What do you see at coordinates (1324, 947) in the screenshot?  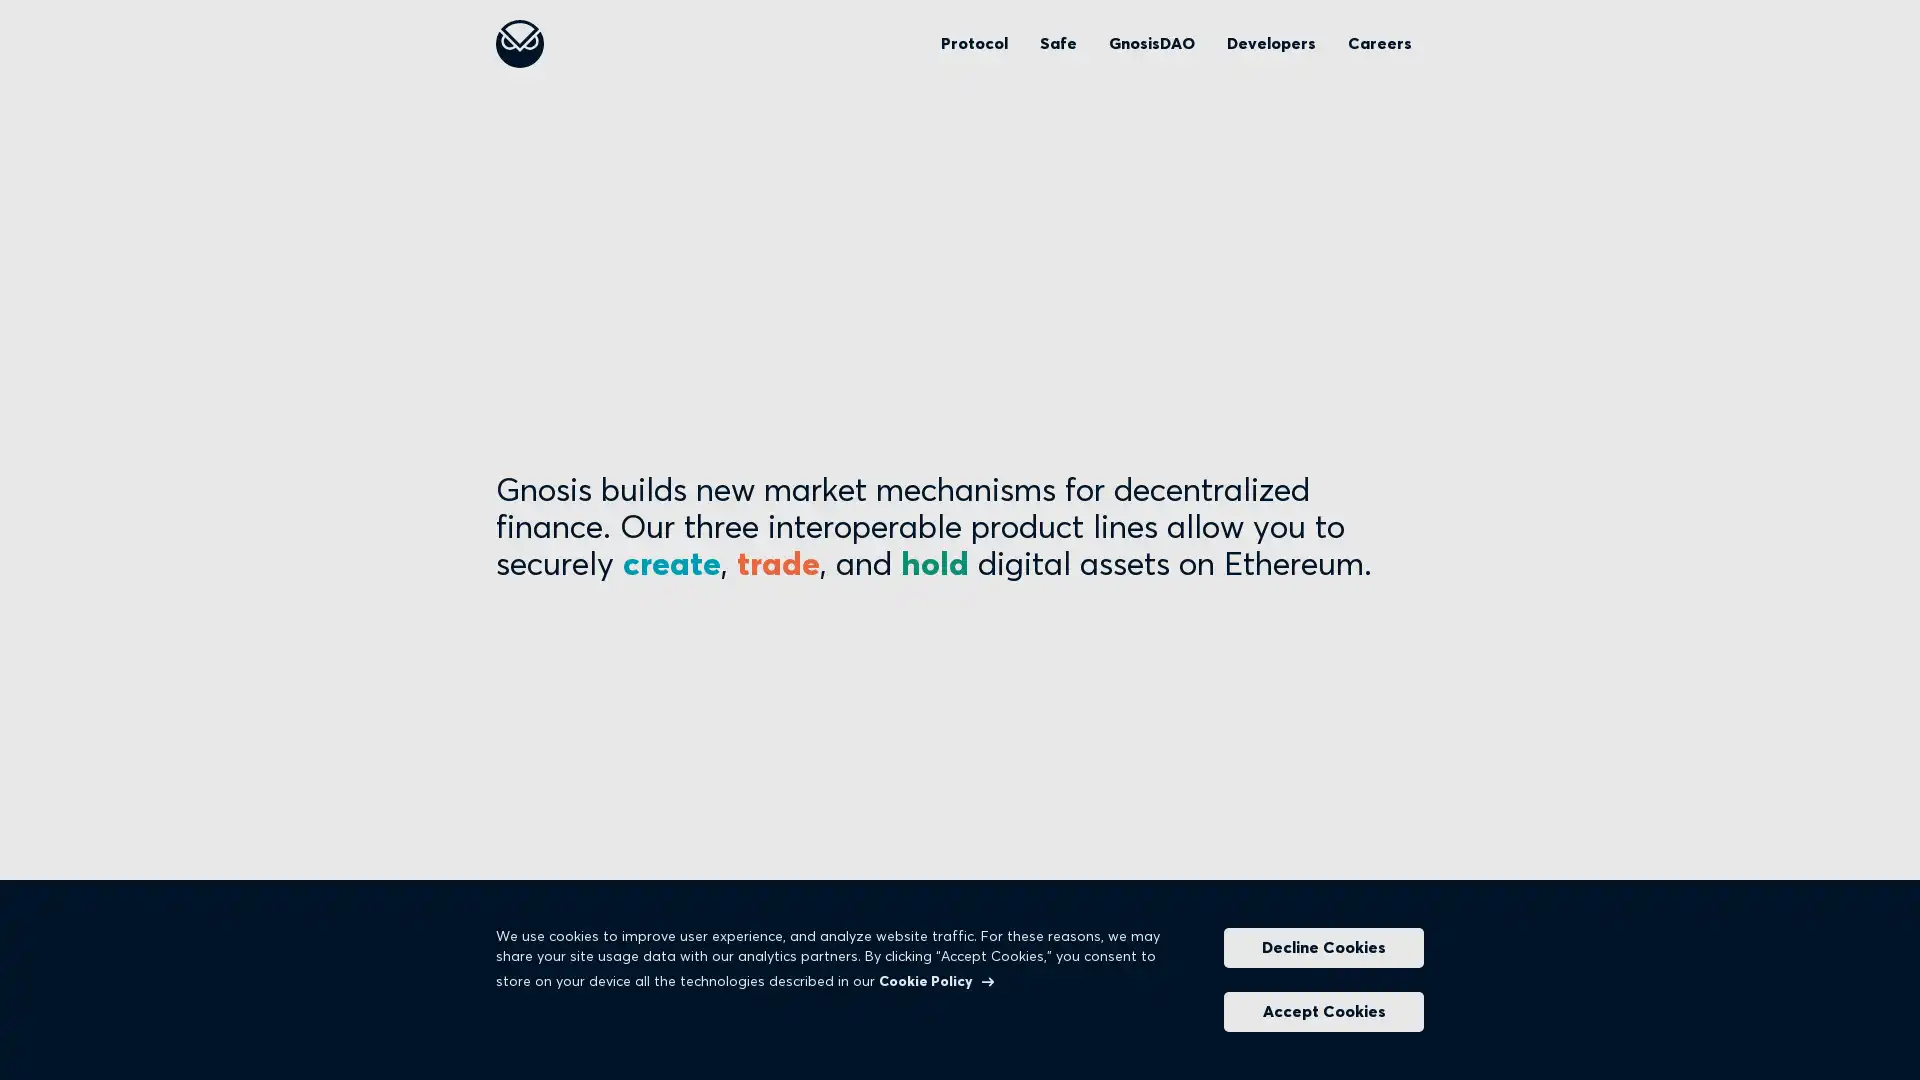 I see `Decline Cookies` at bounding box center [1324, 947].